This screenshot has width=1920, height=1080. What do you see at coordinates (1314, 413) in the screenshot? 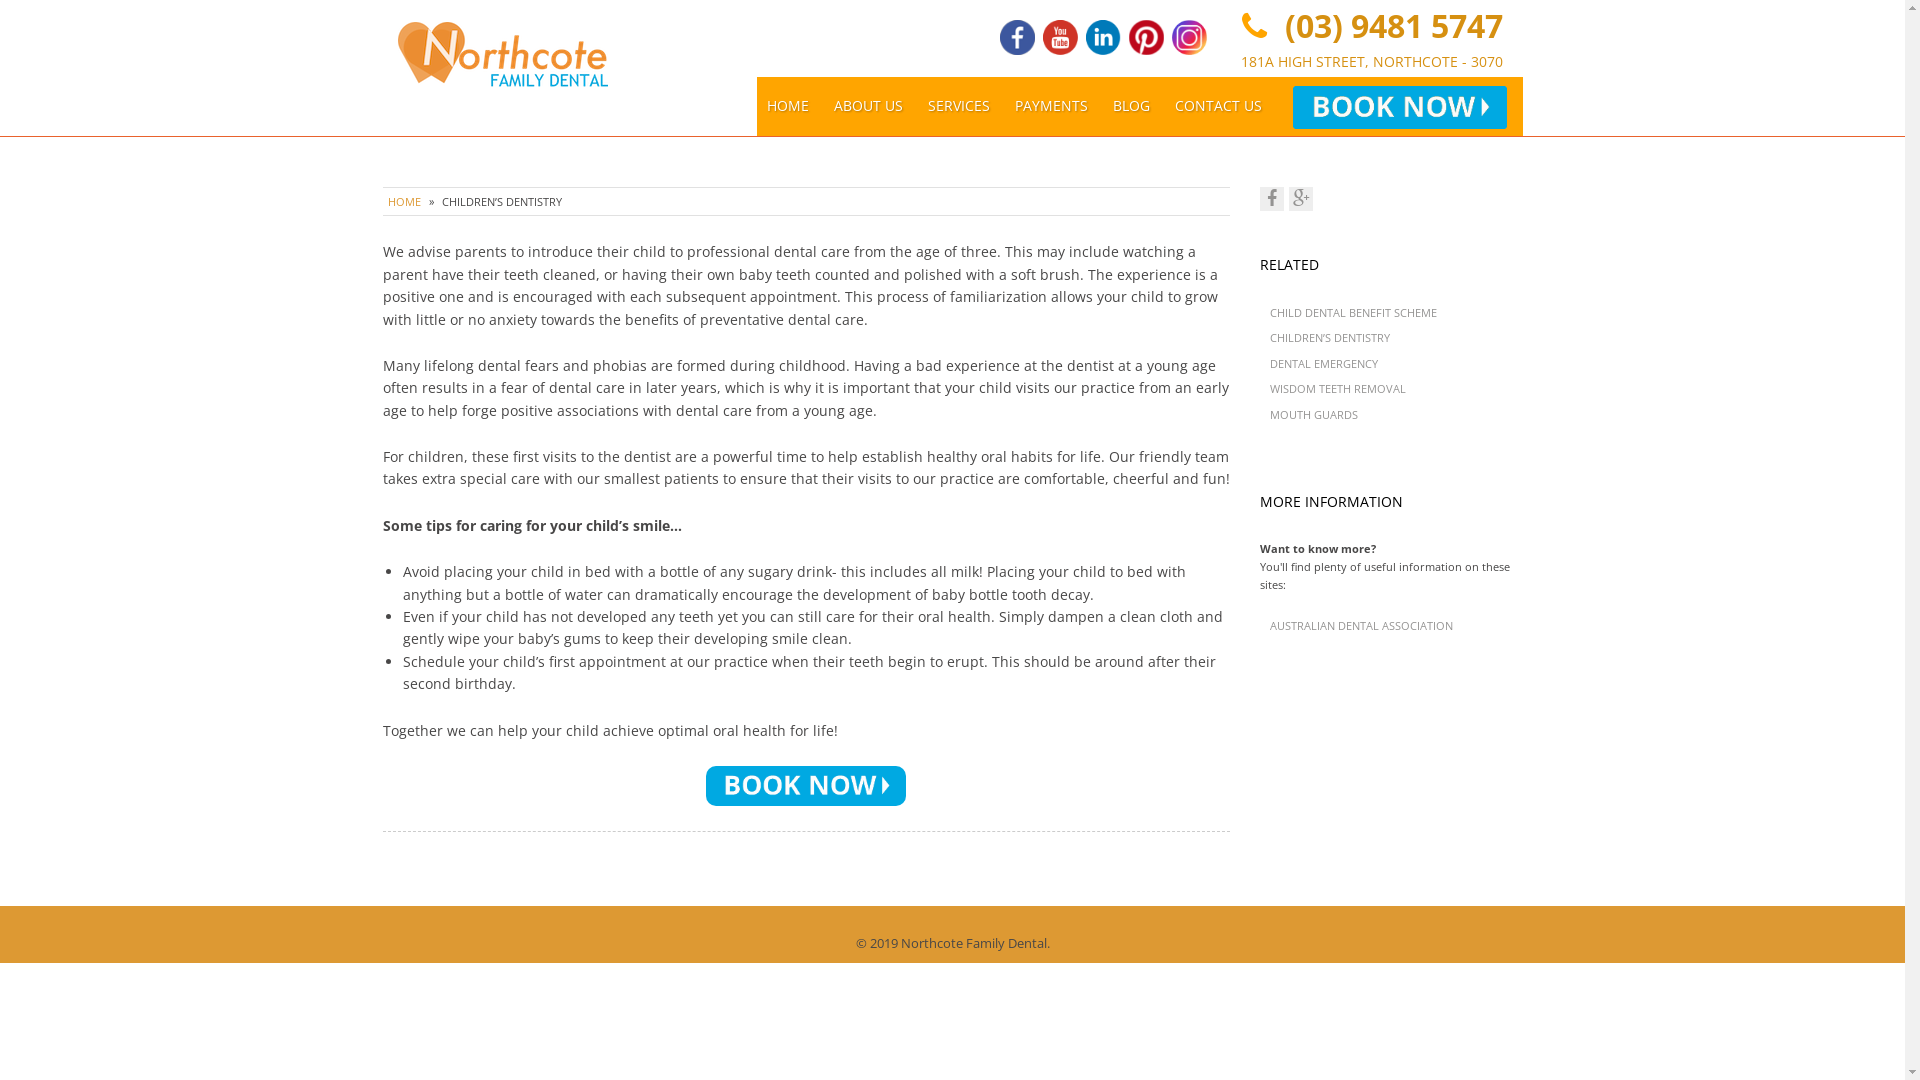
I see `'MOUTH GUARDS'` at bounding box center [1314, 413].